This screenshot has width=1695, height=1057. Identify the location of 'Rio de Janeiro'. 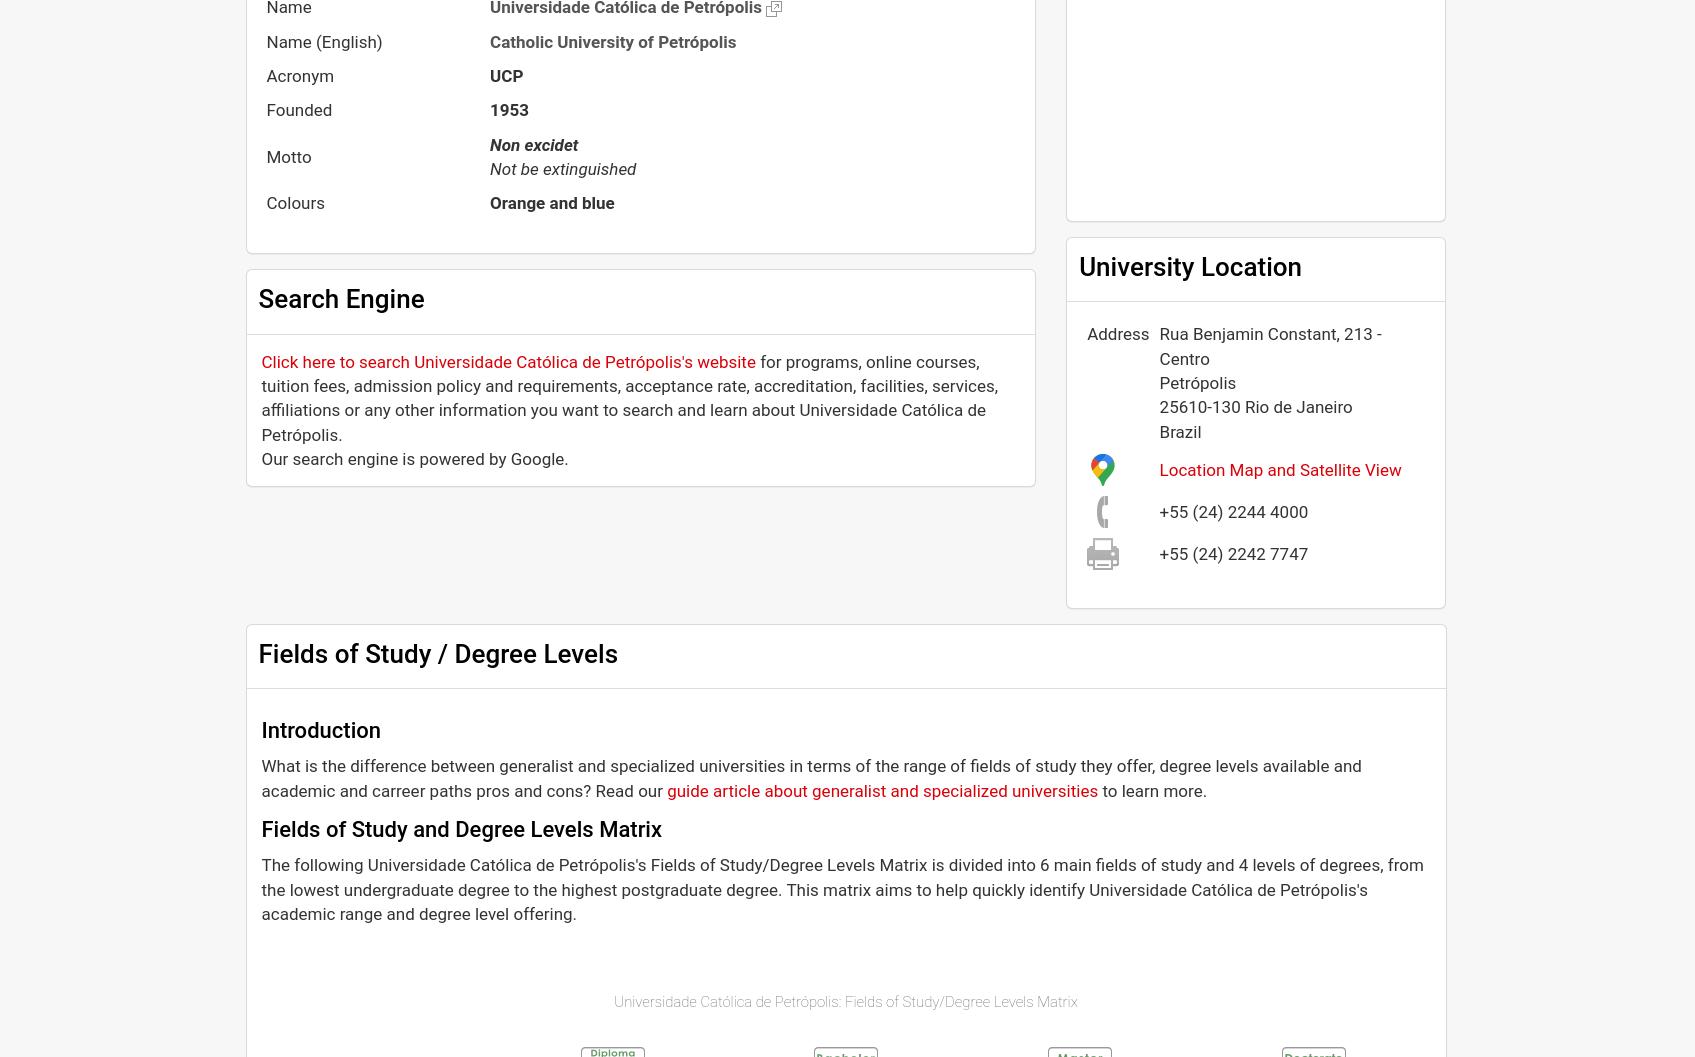
(1297, 406).